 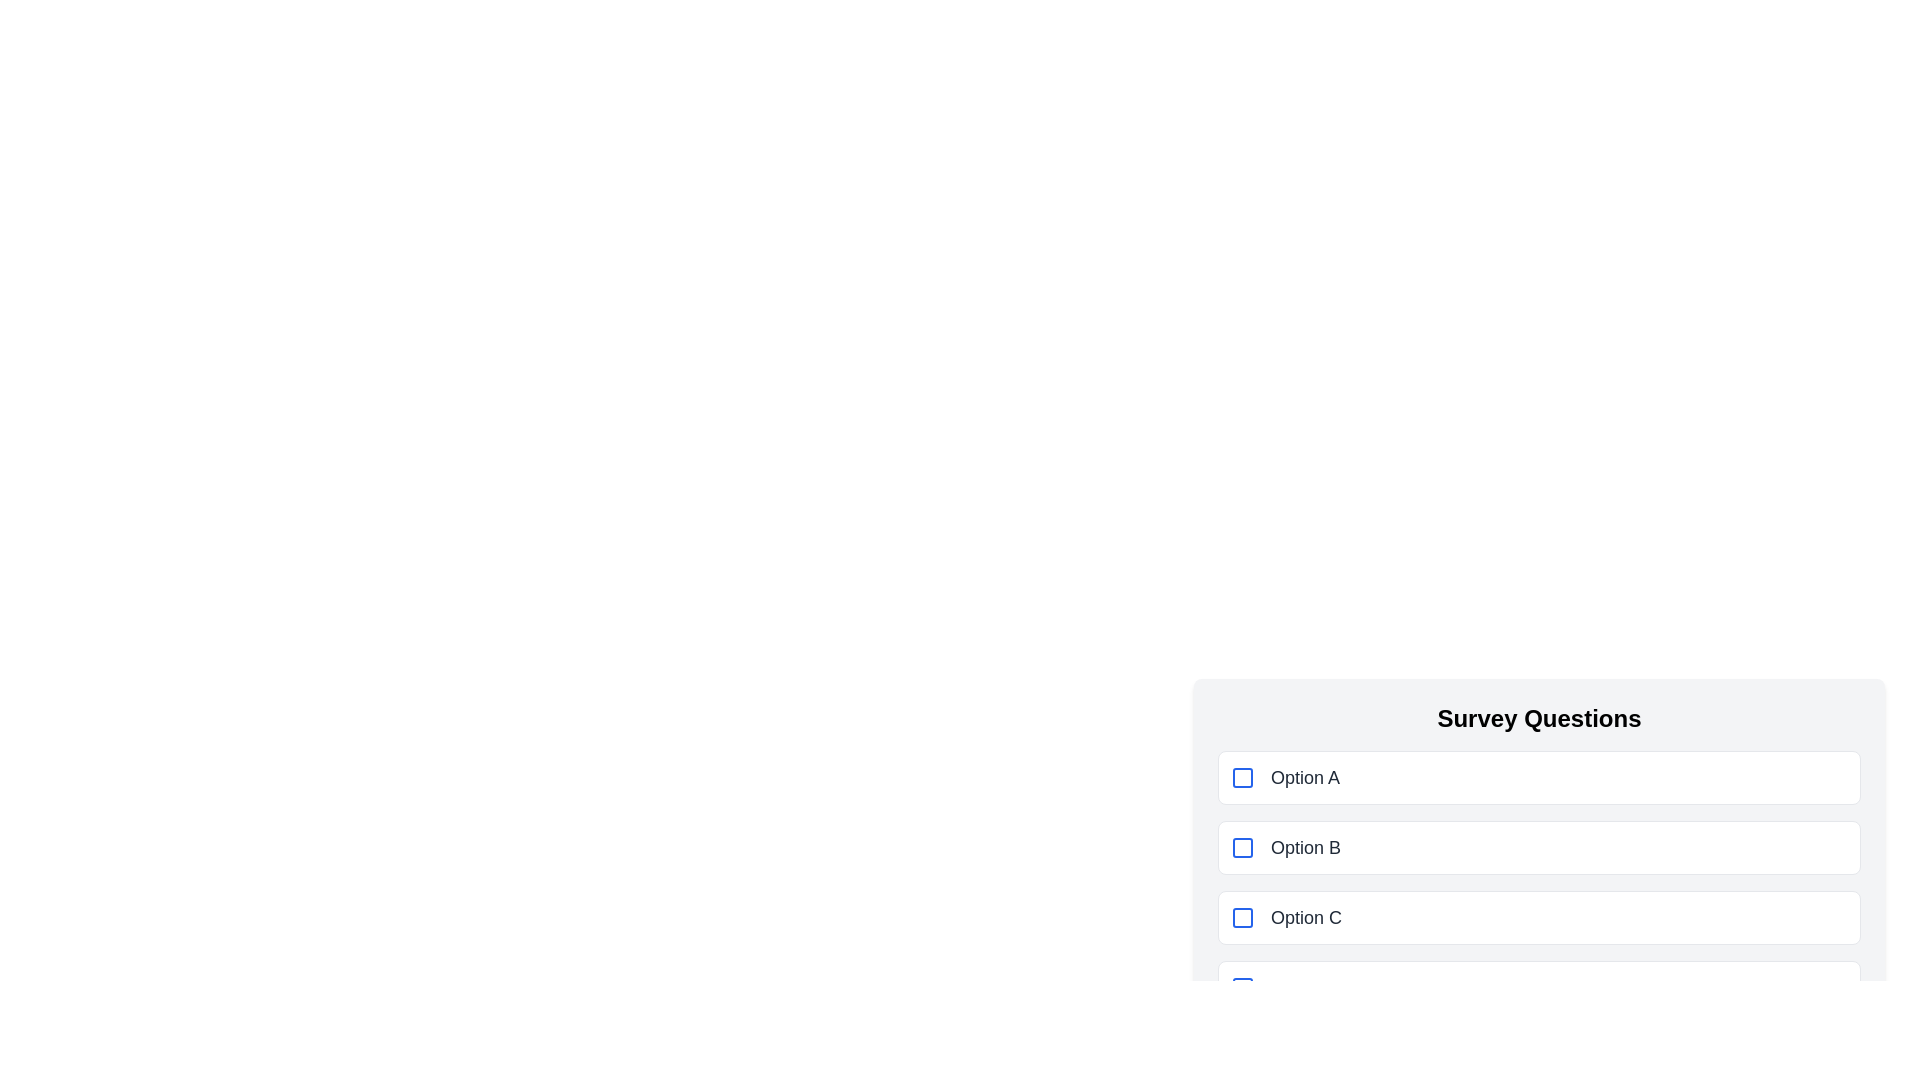 I want to click on the selection checkbox for 'Option B' to mark it, so click(x=1242, y=848).